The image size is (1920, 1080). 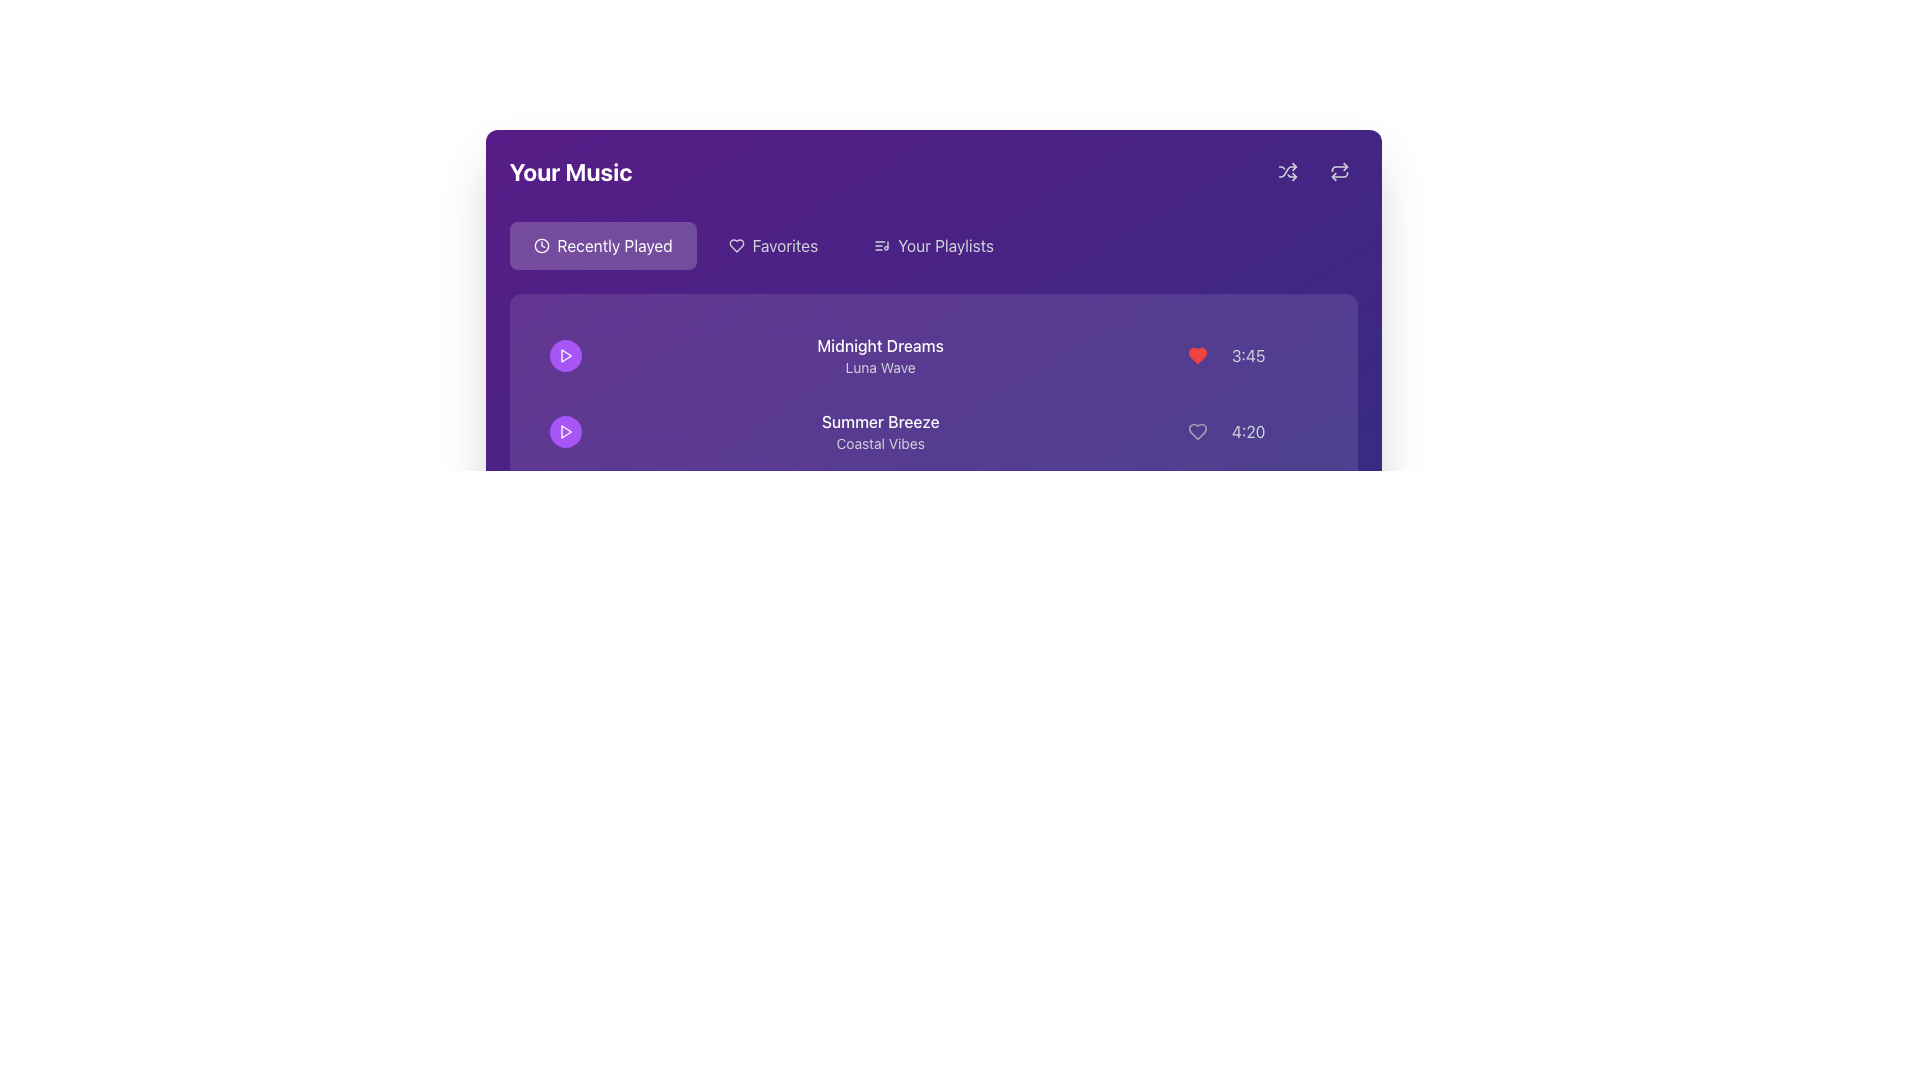 I want to click on the text label displaying 'Luna Wave,' which is positioned below the larger text 'Midnight Dreams.', so click(x=880, y=367).